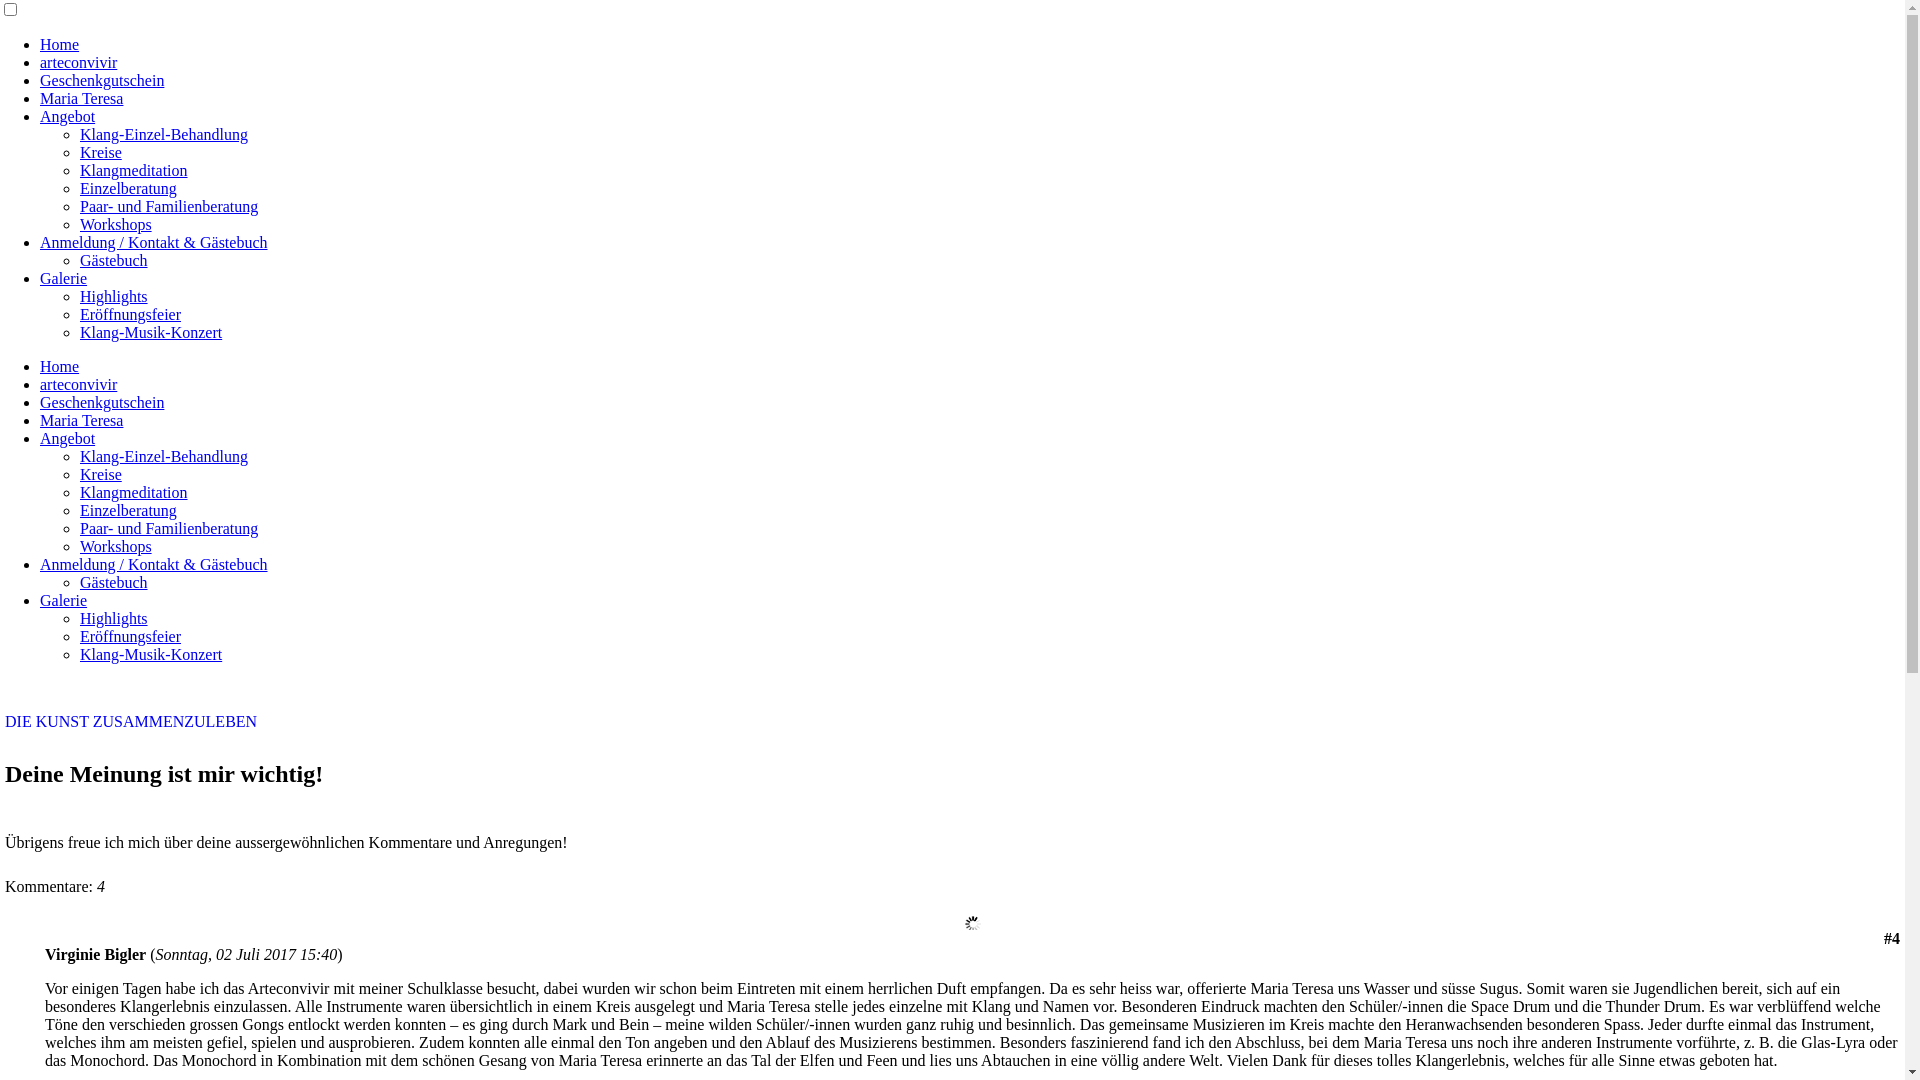  What do you see at coordinates (63, 278) in the screenshot?
I see `'Galerie'` at bounding box center [63, 278].